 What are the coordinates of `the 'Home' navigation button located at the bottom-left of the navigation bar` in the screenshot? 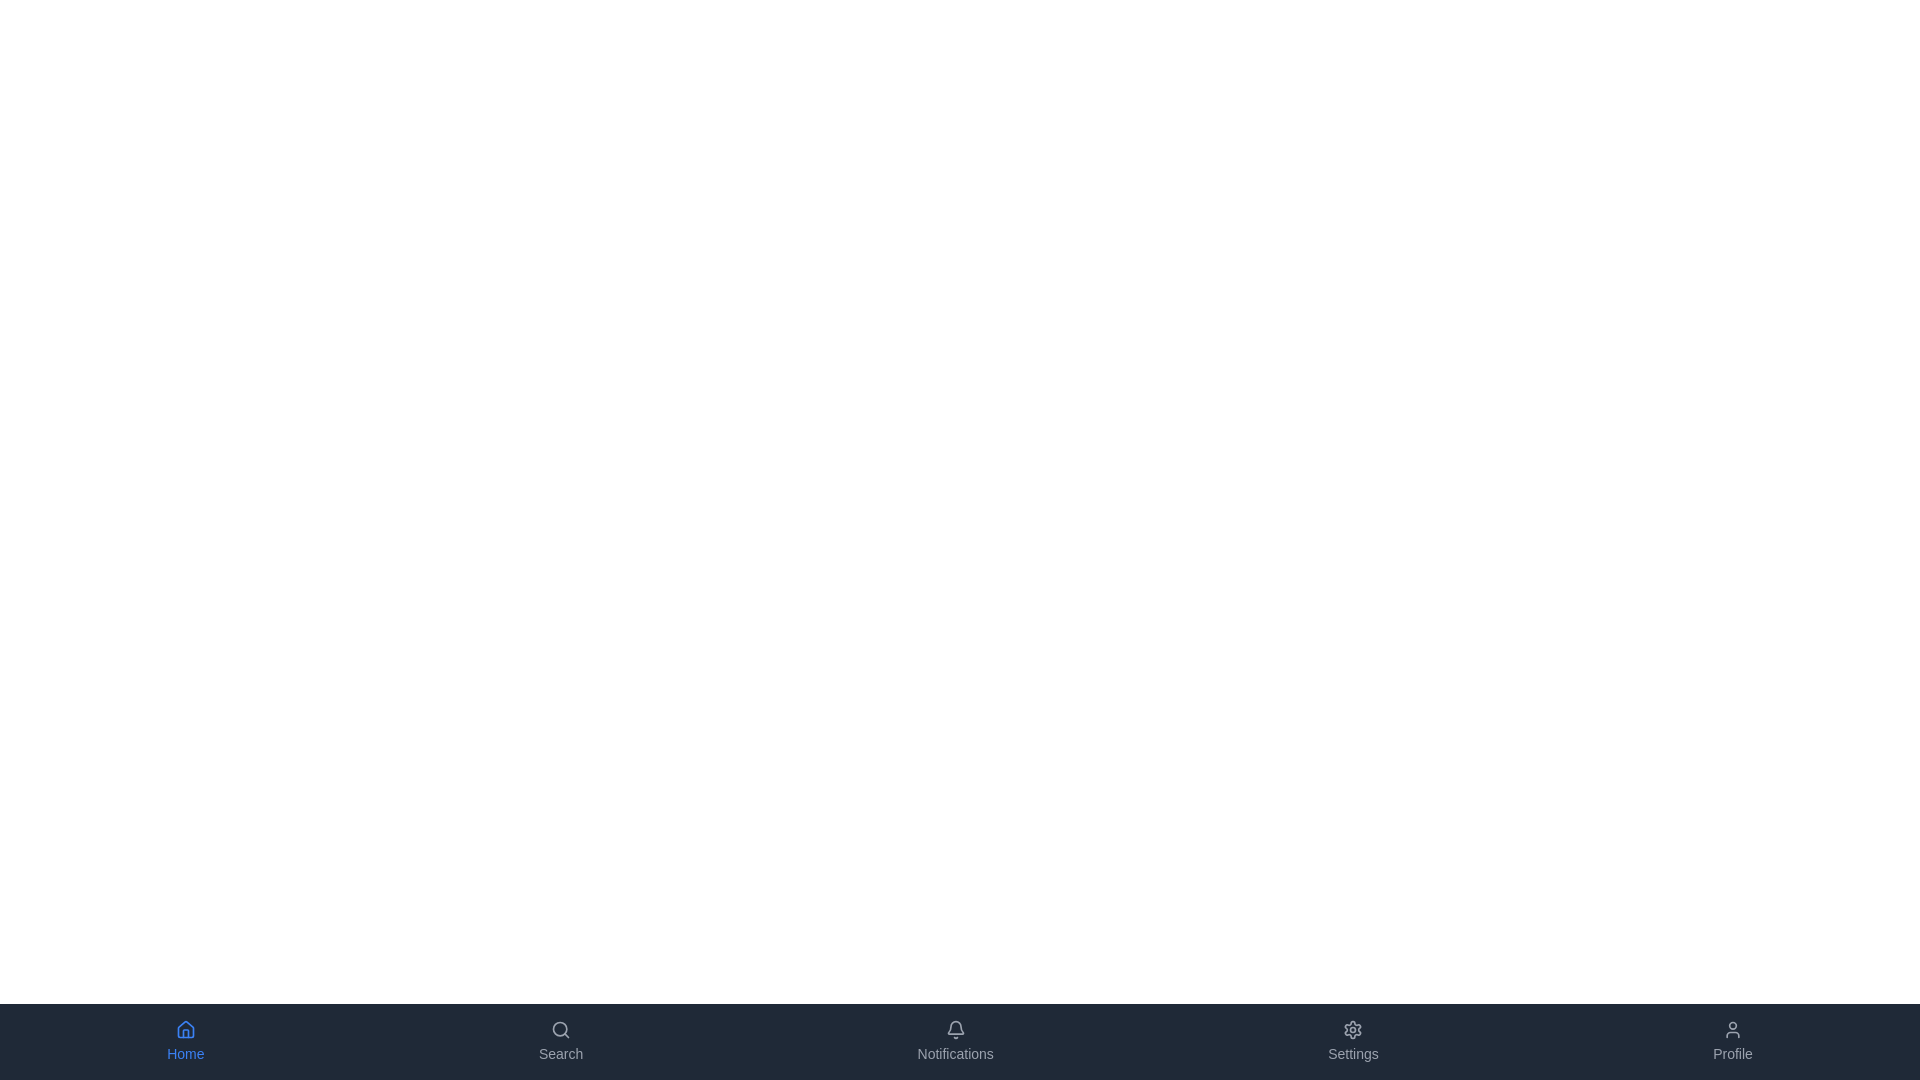 It's located at (185, 1040).